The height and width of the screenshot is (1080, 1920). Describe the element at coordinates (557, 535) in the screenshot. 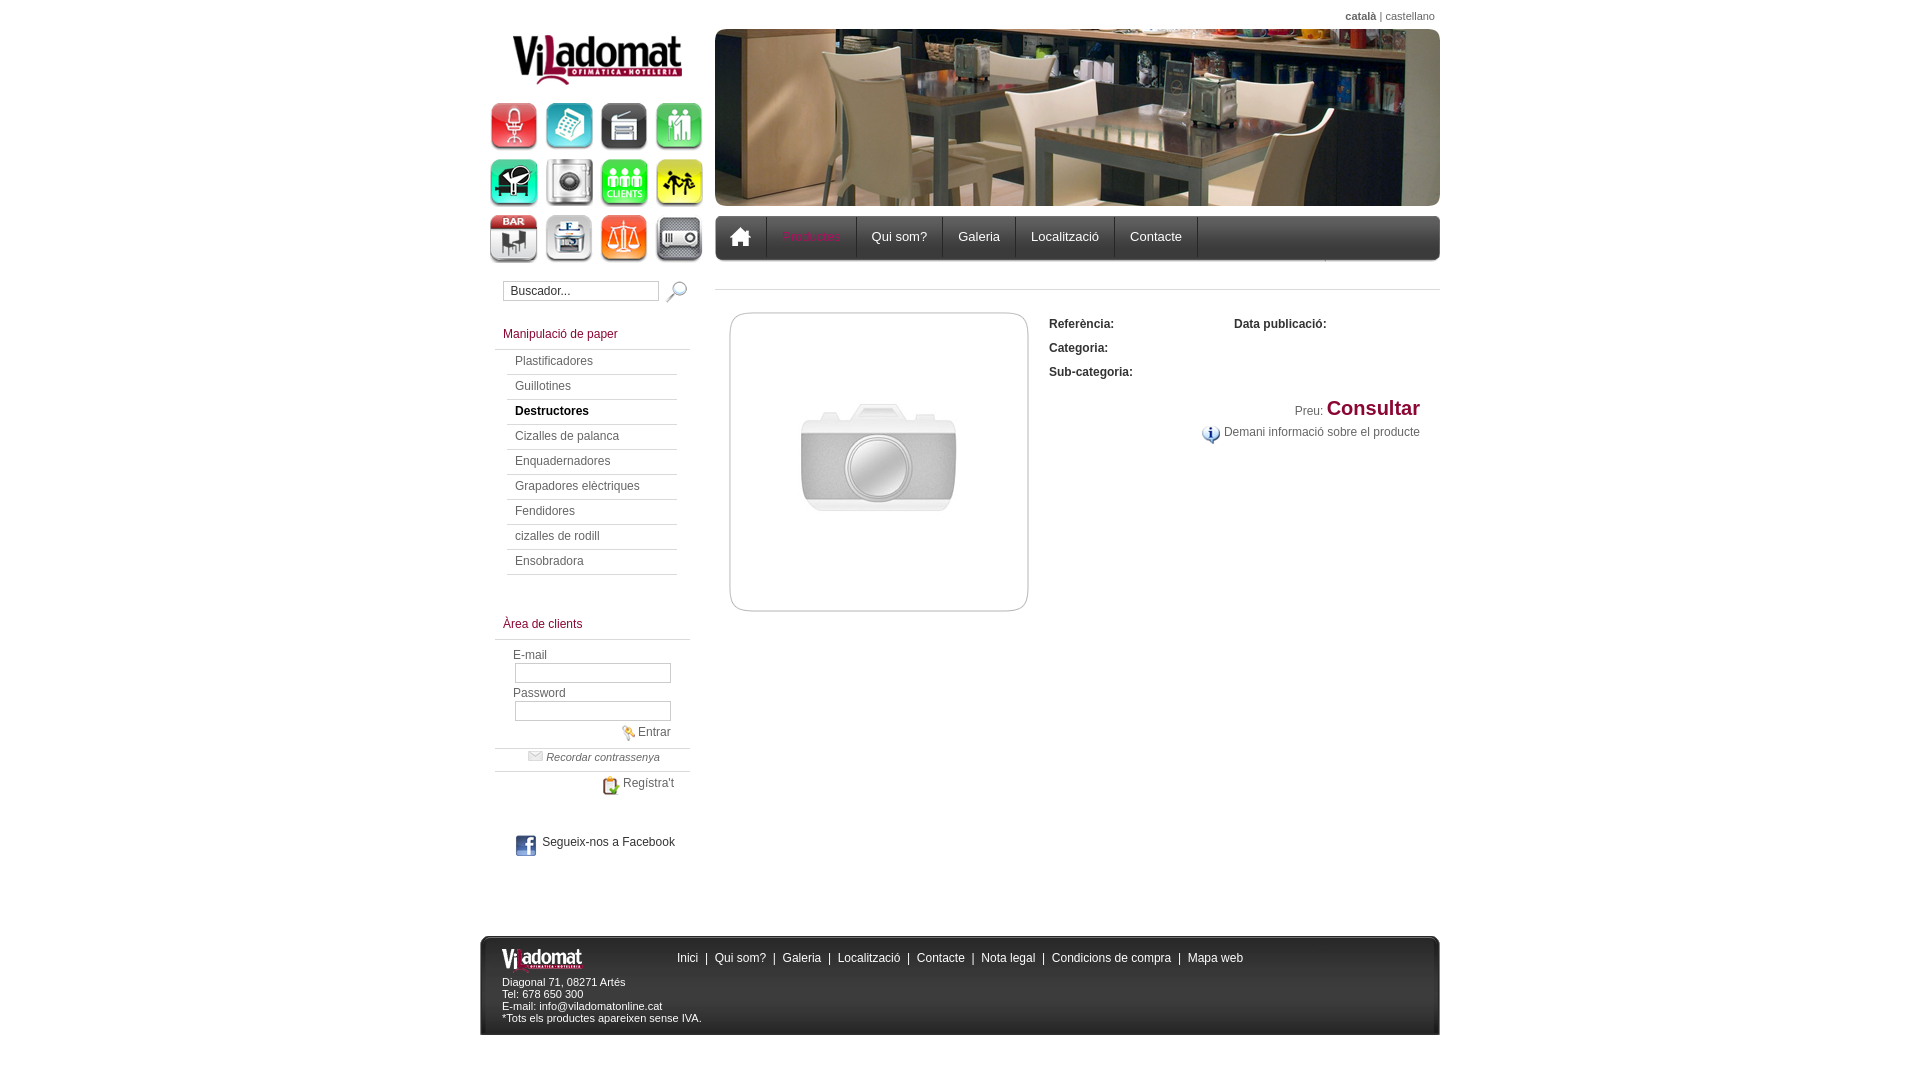

I see `'cizalles de rodill'` at that location.